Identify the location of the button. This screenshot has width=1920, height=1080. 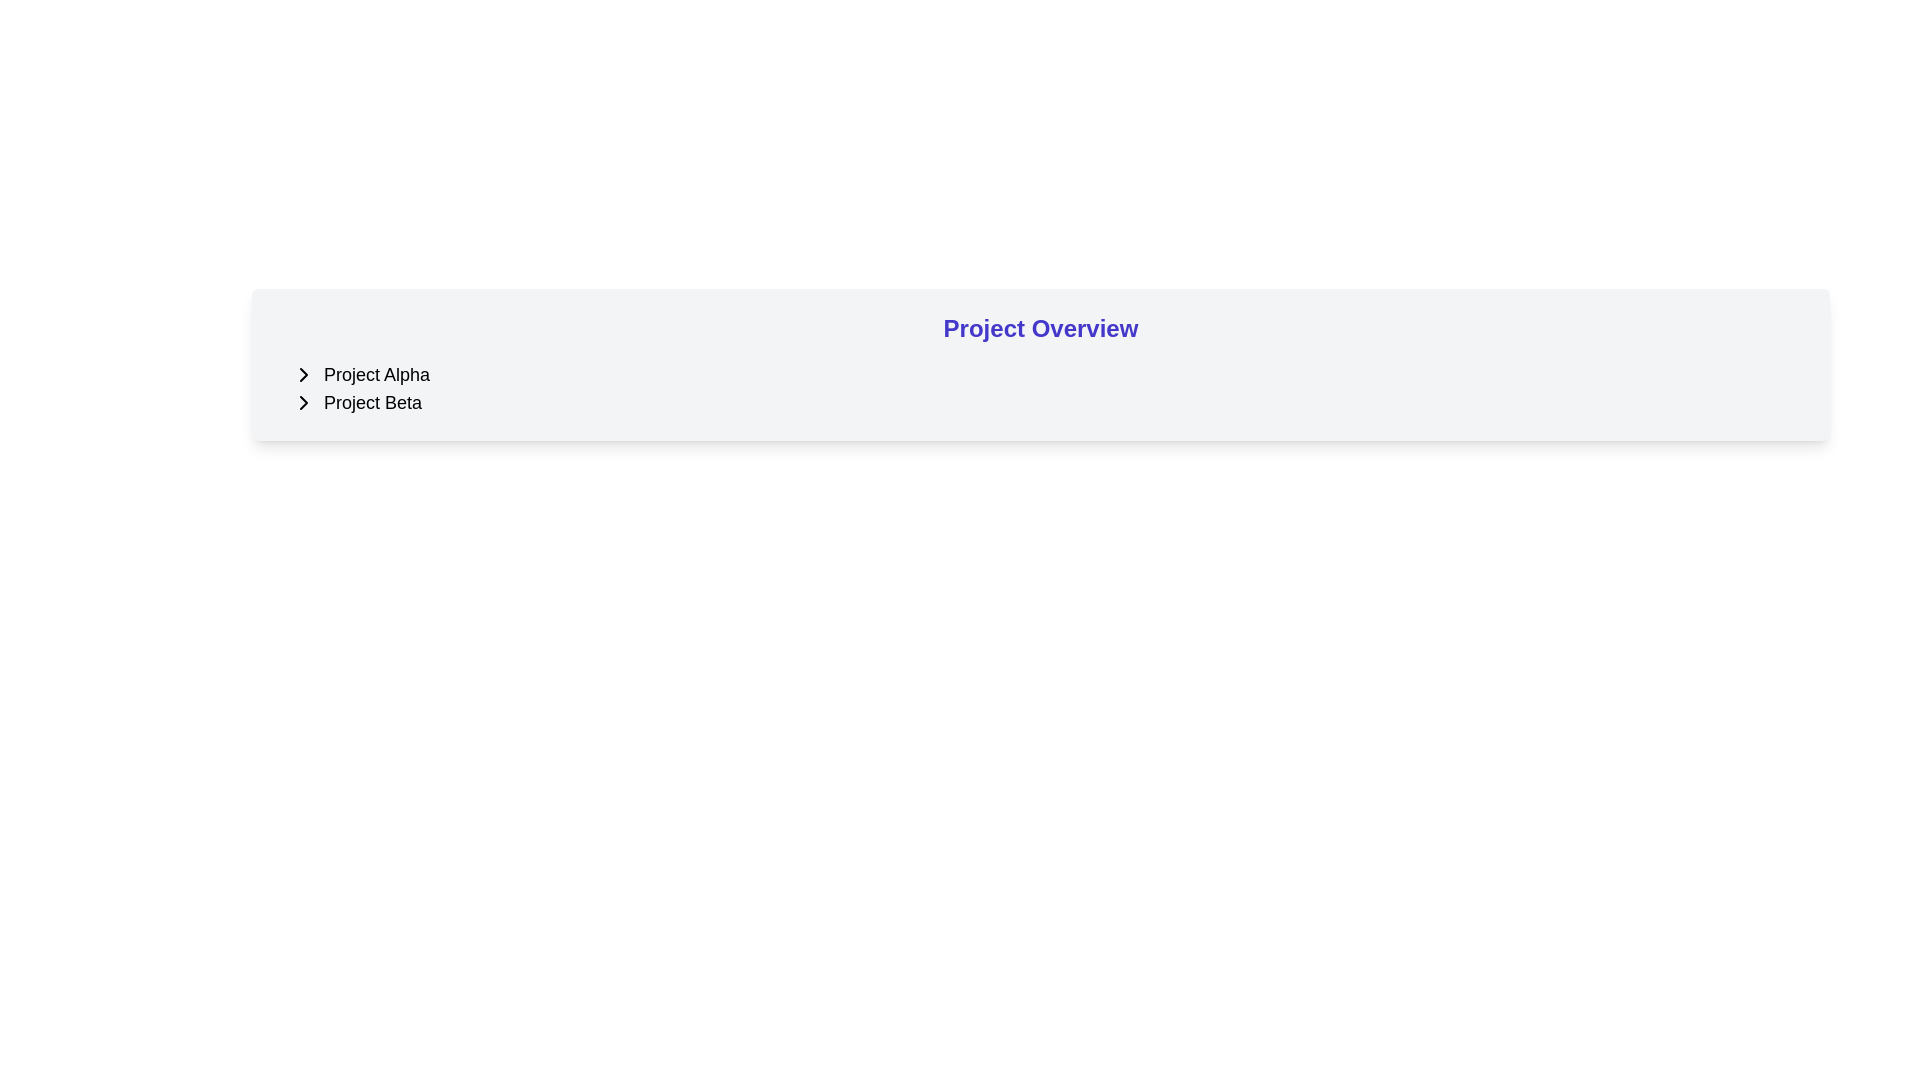
(302, 402).